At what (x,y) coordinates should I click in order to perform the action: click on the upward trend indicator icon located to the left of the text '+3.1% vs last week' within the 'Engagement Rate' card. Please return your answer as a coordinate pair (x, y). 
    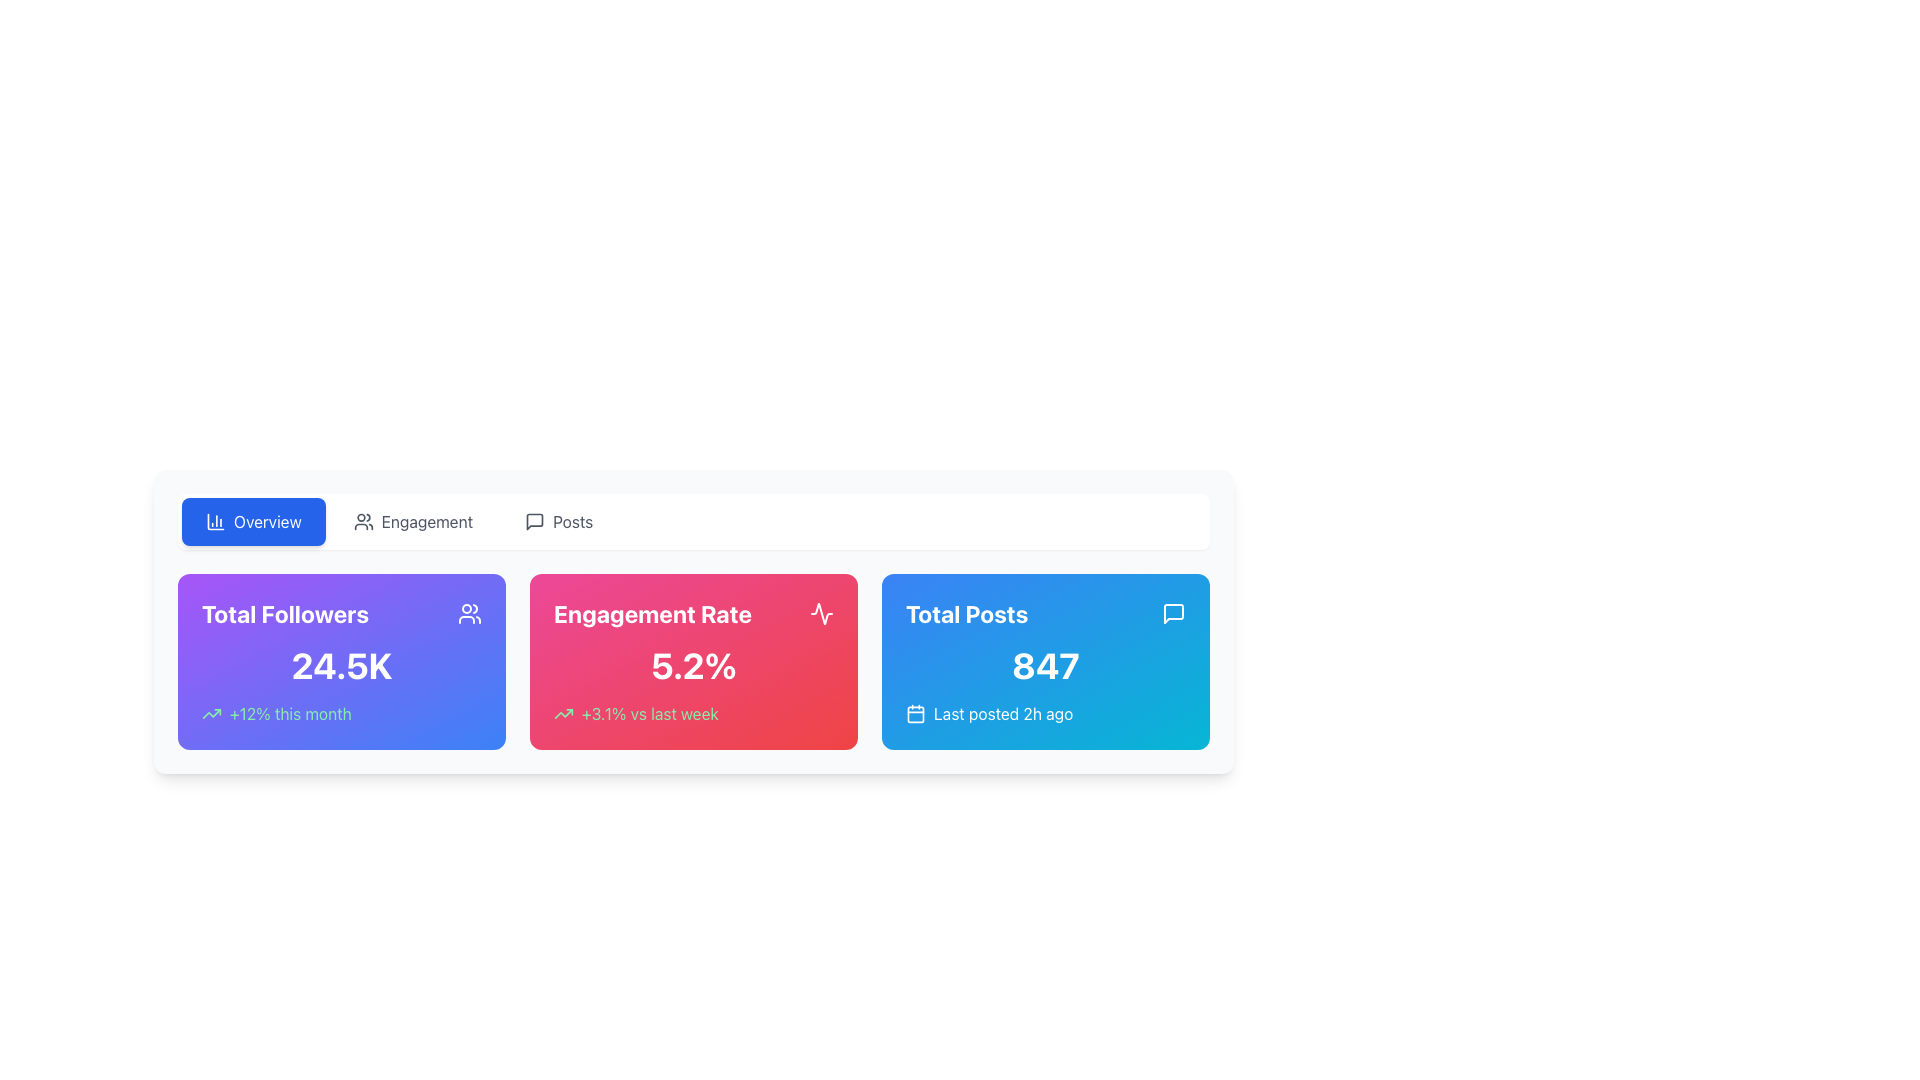
    Looking at the image, I should click on (563, 712).